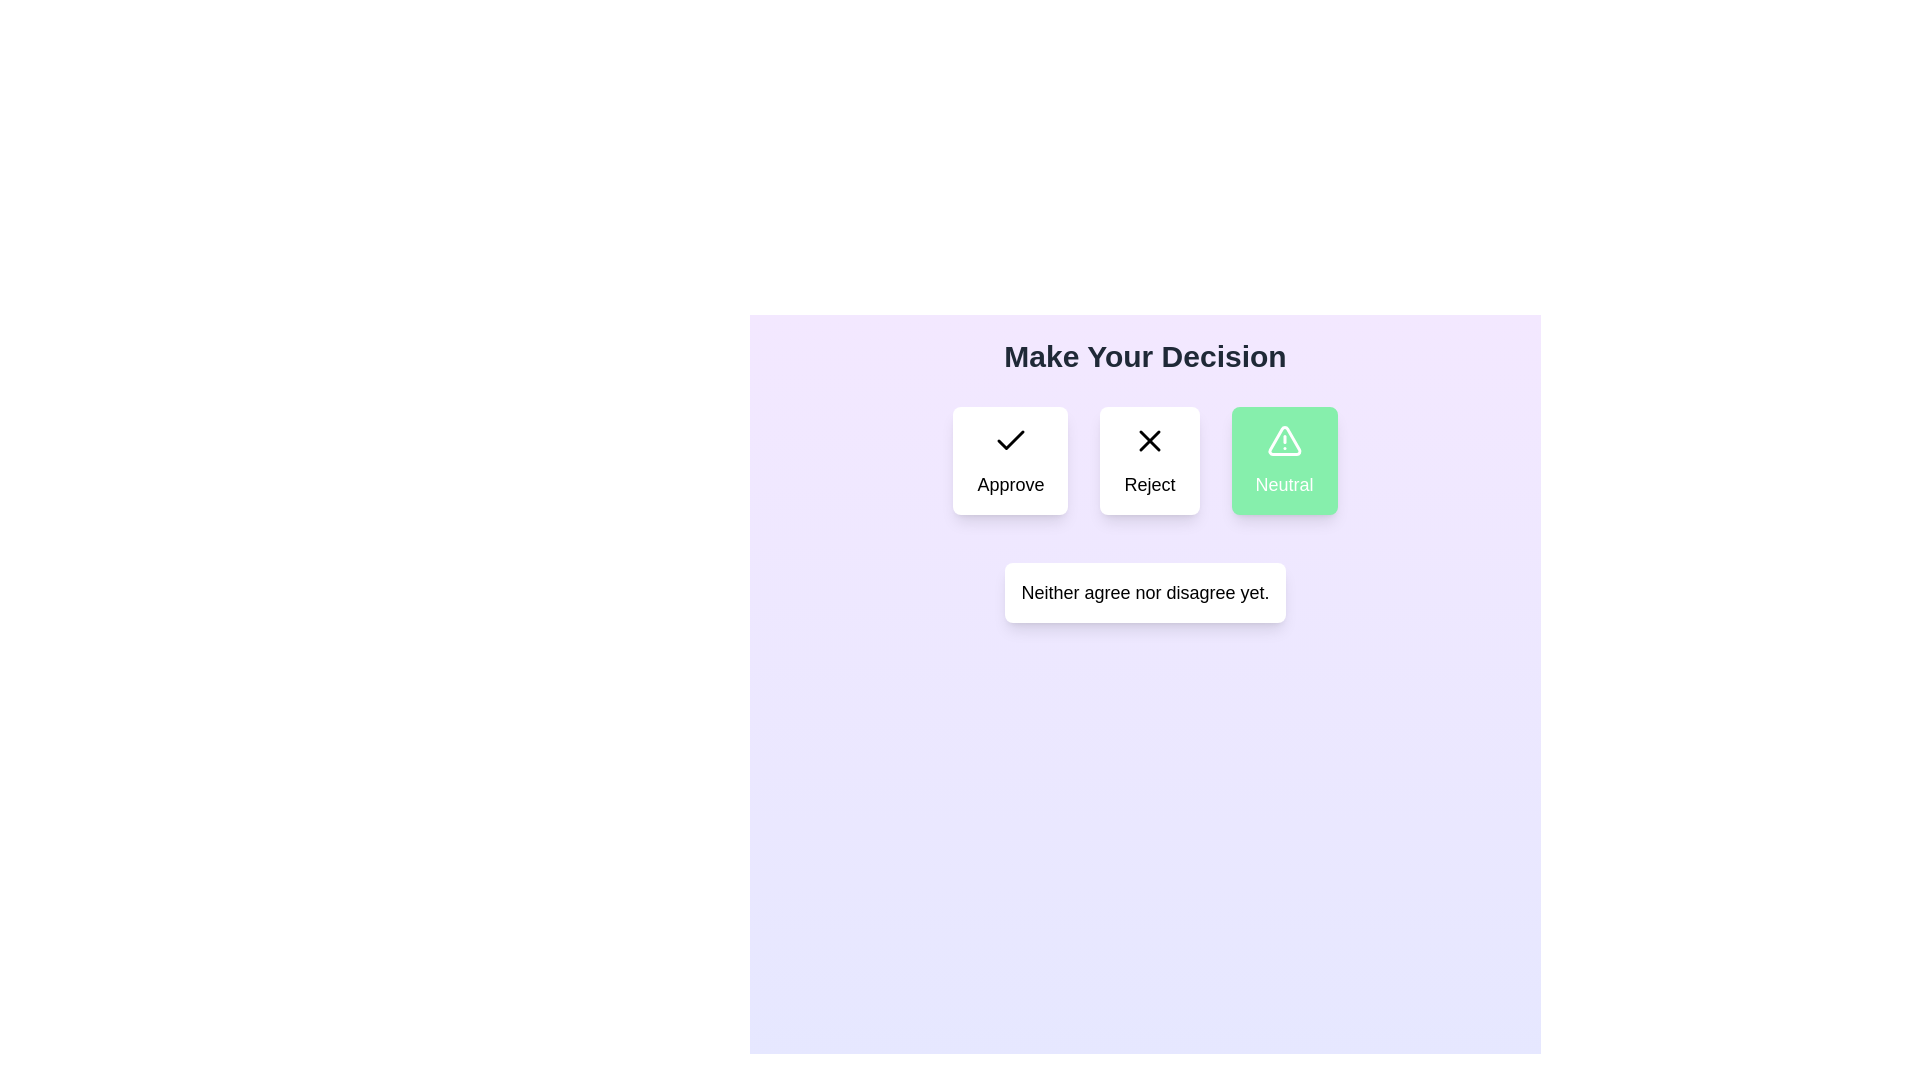 Image resolution: width=1920 pixels, height=1080 pixels. I want to click on the button labeled Neutral to observe its visual effect, so click(1284, 461).